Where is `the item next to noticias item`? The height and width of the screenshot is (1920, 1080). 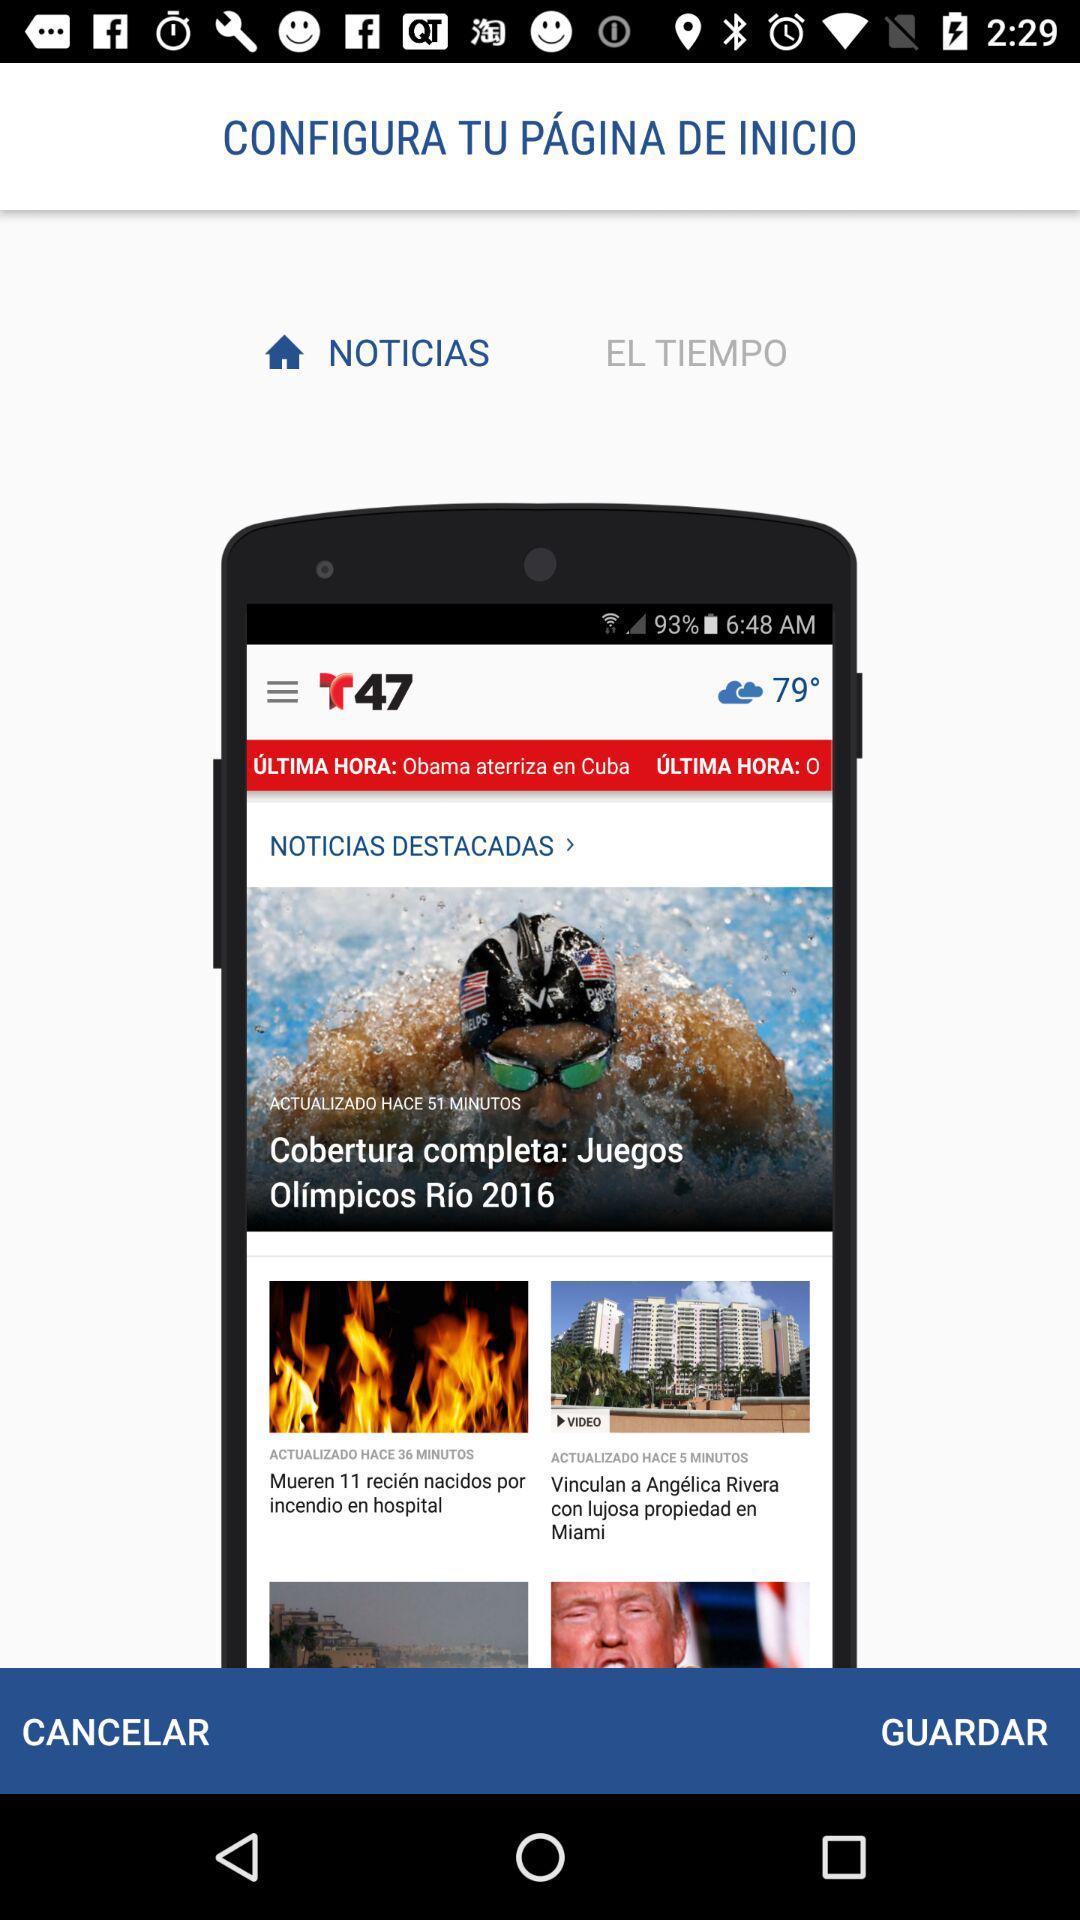 the item next to noticias item is located at coordinates (690, 351).